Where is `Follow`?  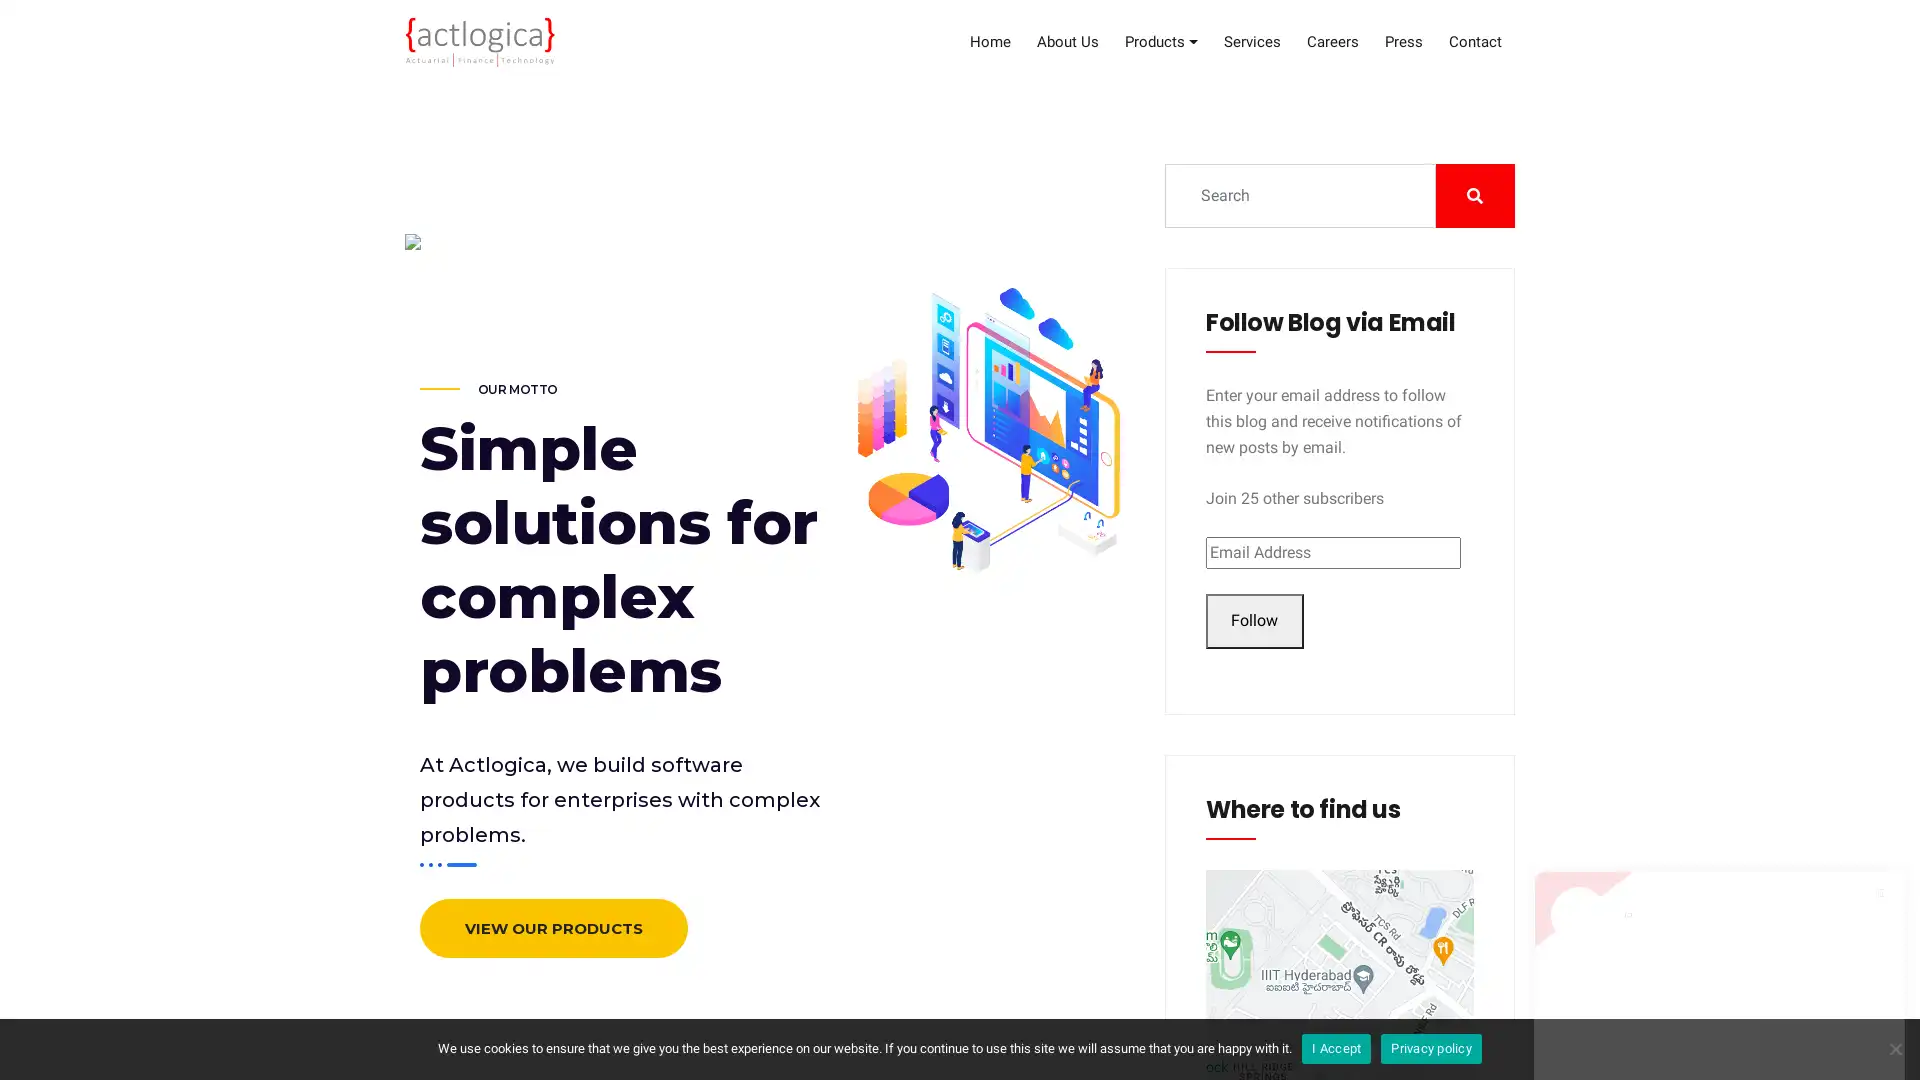 Follow is located at coordinates (1253, 620).